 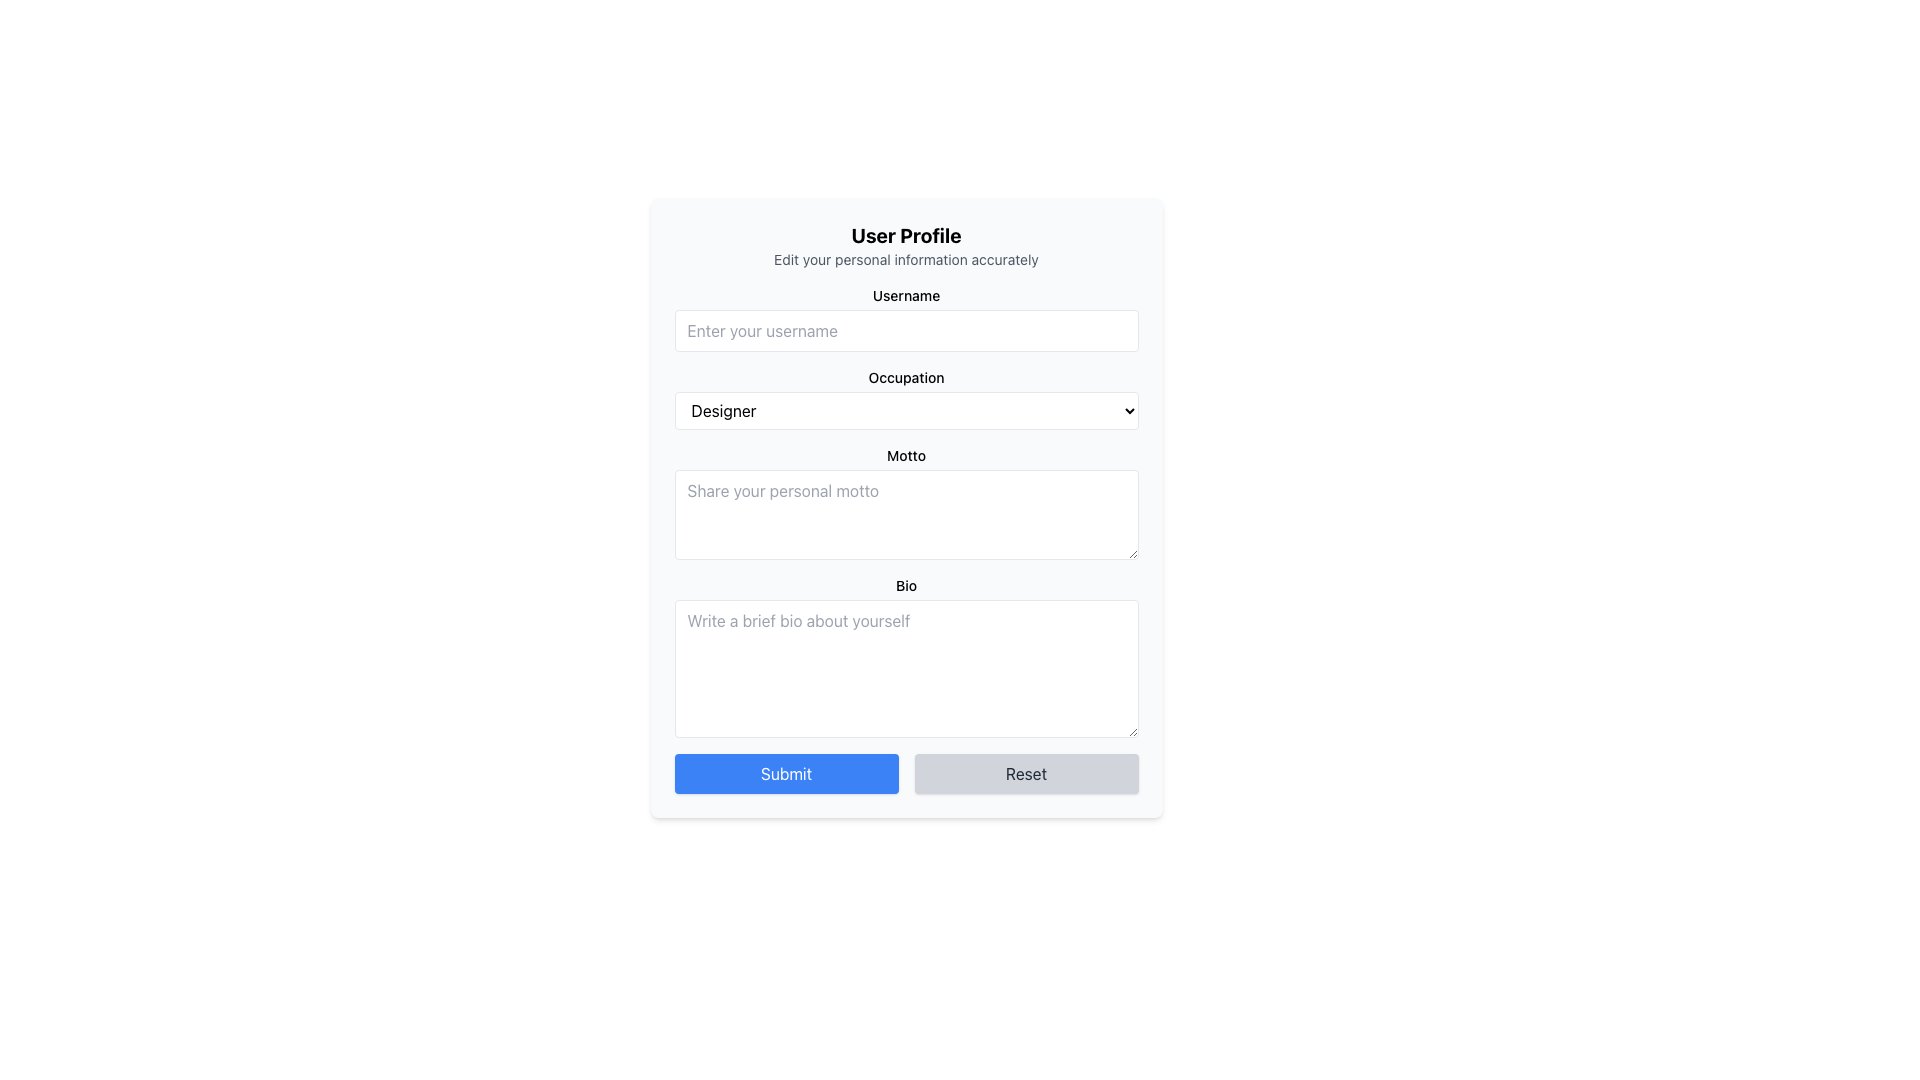 I want to click on the 'Reset' button, which is a rectangular button with rounded edges and a gray background, located at the bottom-right corner of the form, so click(x=1026, y=773).